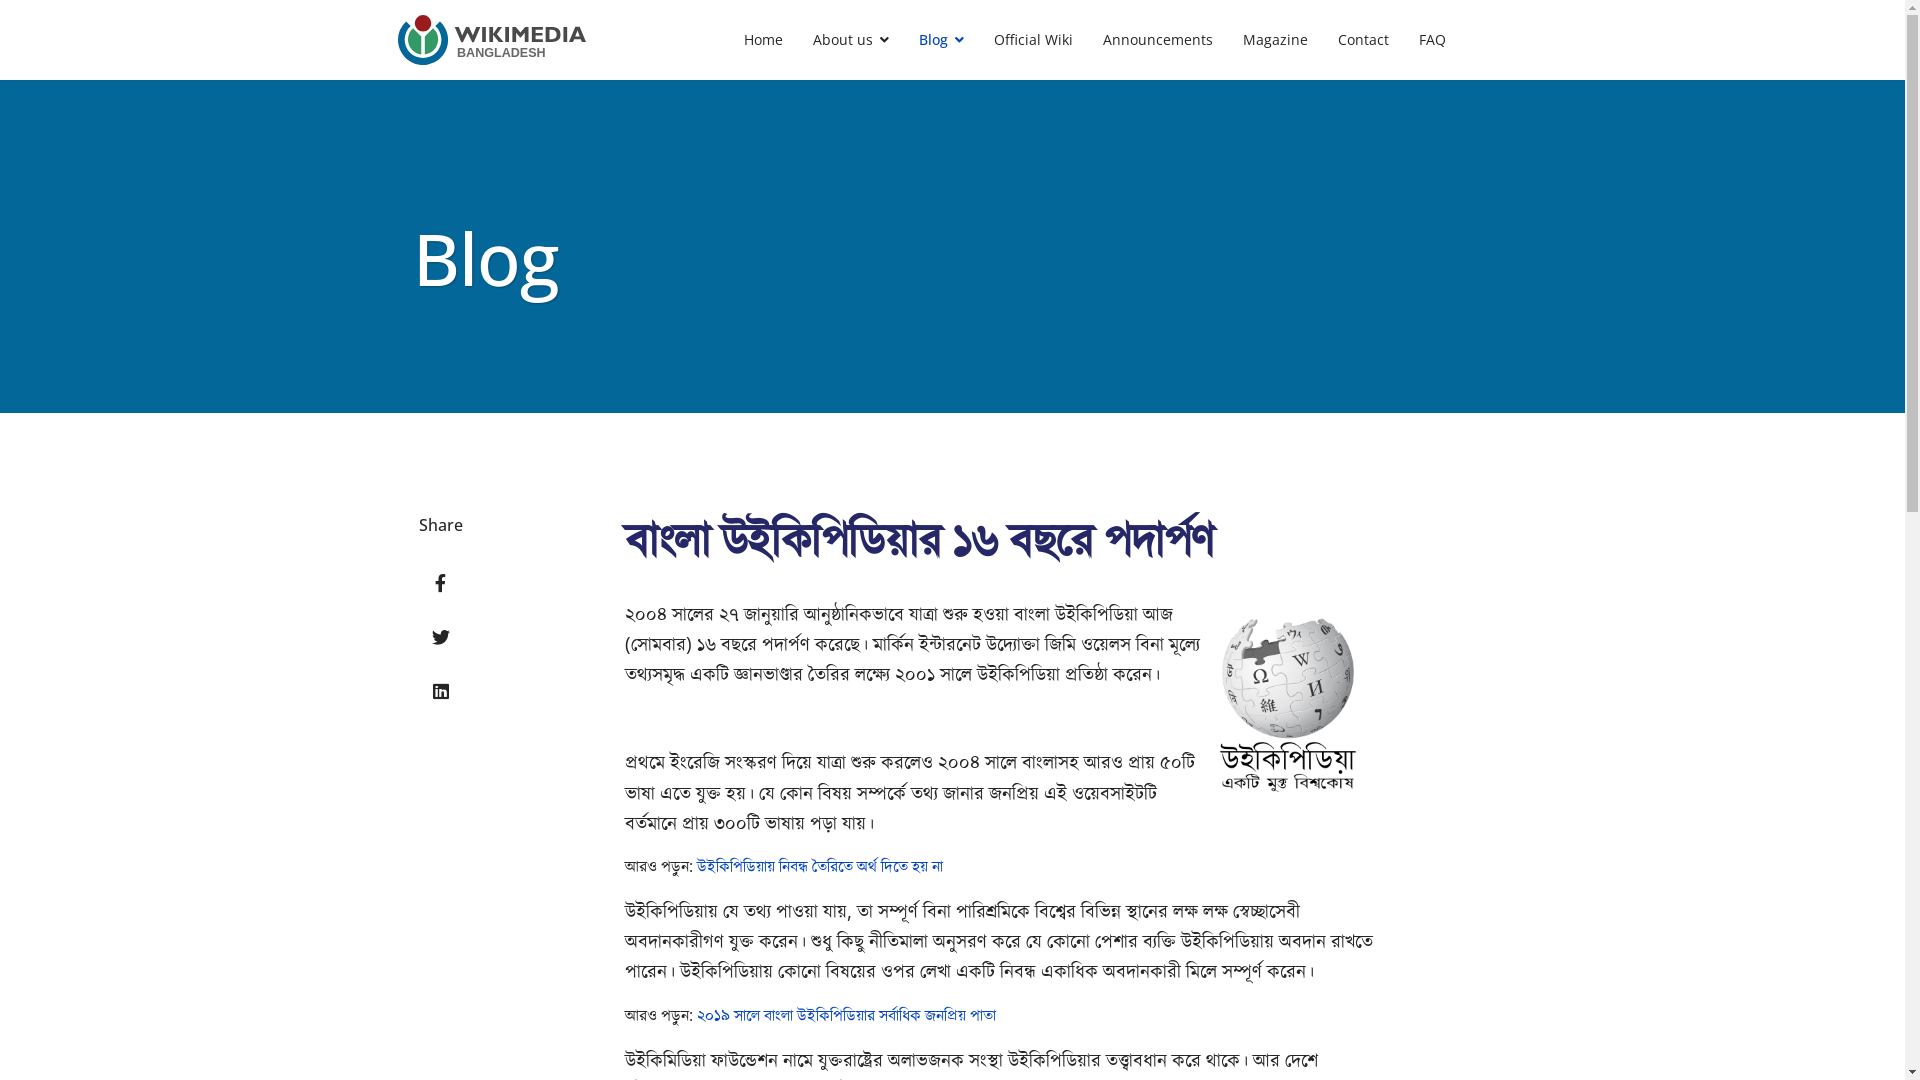 The height and width of the screenshot is (1080, 1920). I want to click on 'Official Wiki', so click(1033, 39).